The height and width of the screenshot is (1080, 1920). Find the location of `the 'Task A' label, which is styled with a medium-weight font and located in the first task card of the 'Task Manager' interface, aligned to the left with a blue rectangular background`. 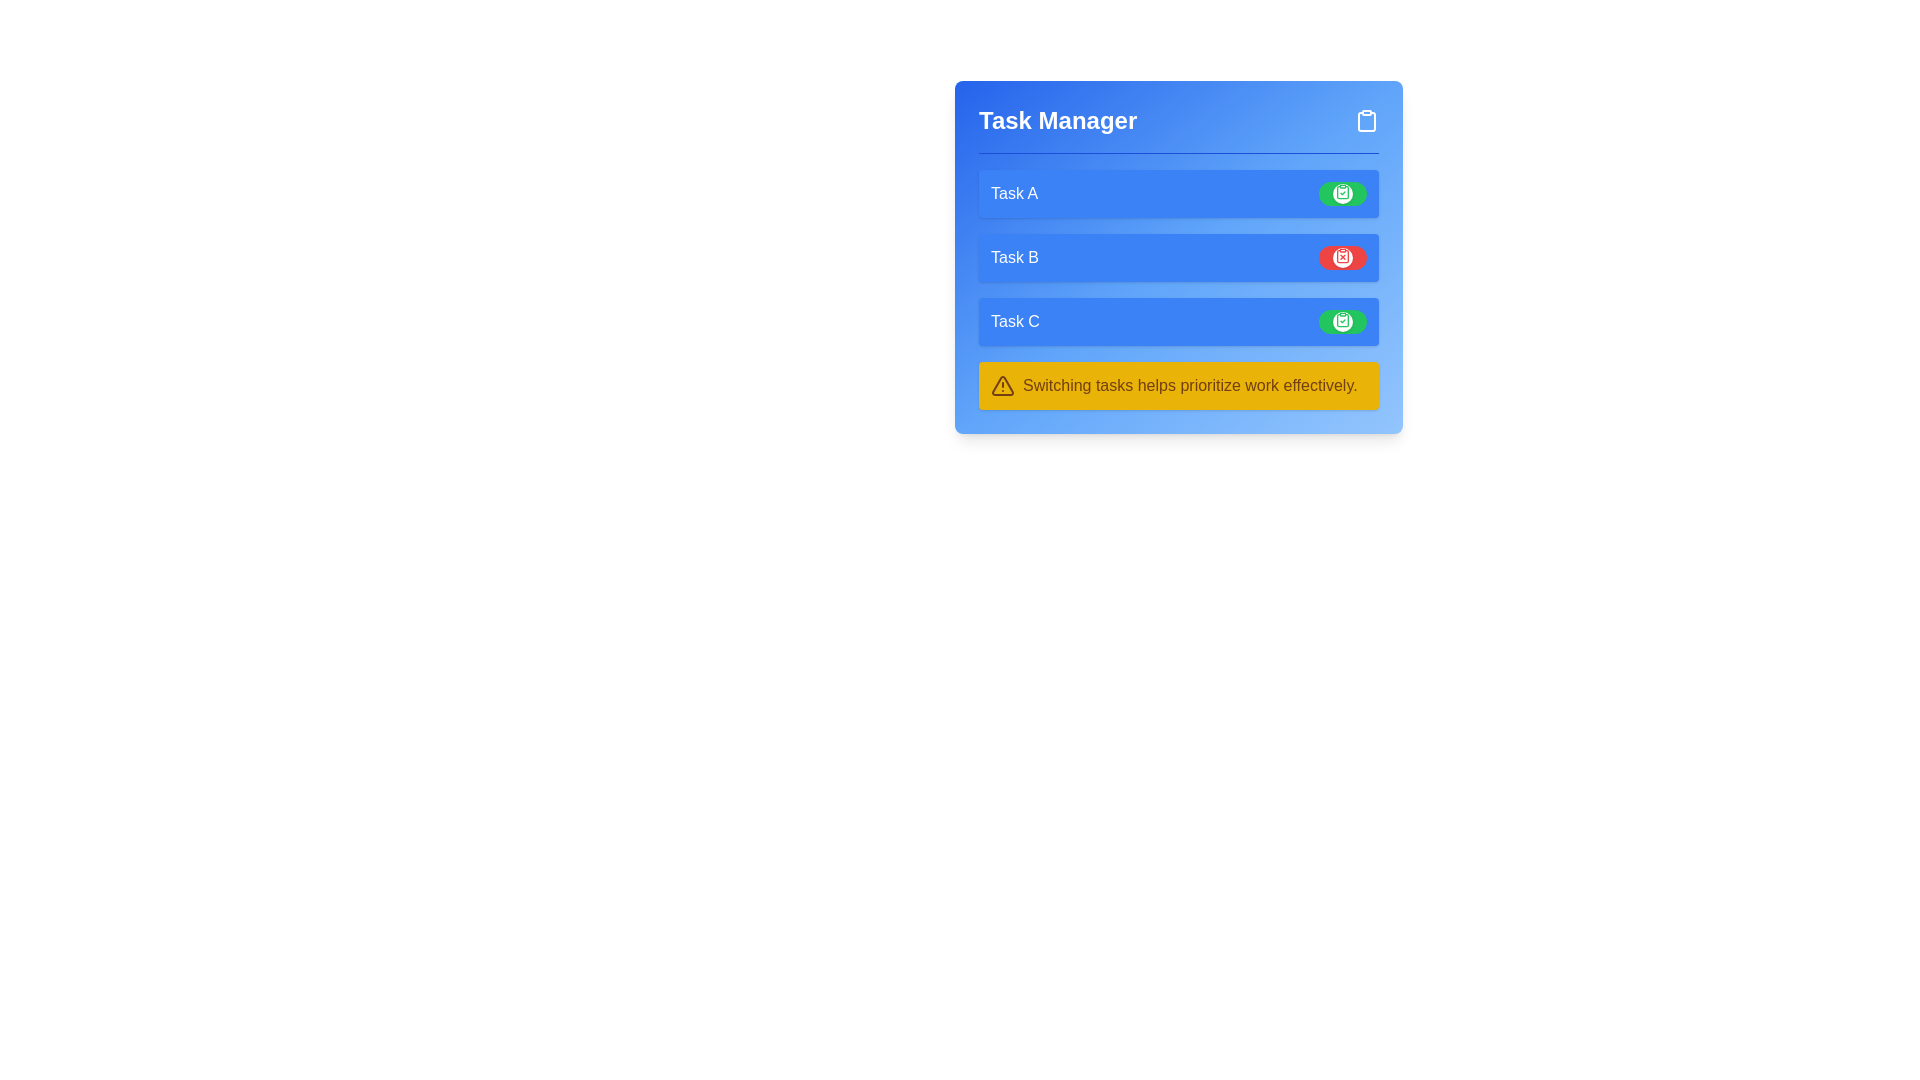

the 'Task A' label, which is styled with a medium-weight font and located in the first task card of the 'Task Manager' interface, aligned to the left with a blue rectangular background is located at coordinates (1014, 193).